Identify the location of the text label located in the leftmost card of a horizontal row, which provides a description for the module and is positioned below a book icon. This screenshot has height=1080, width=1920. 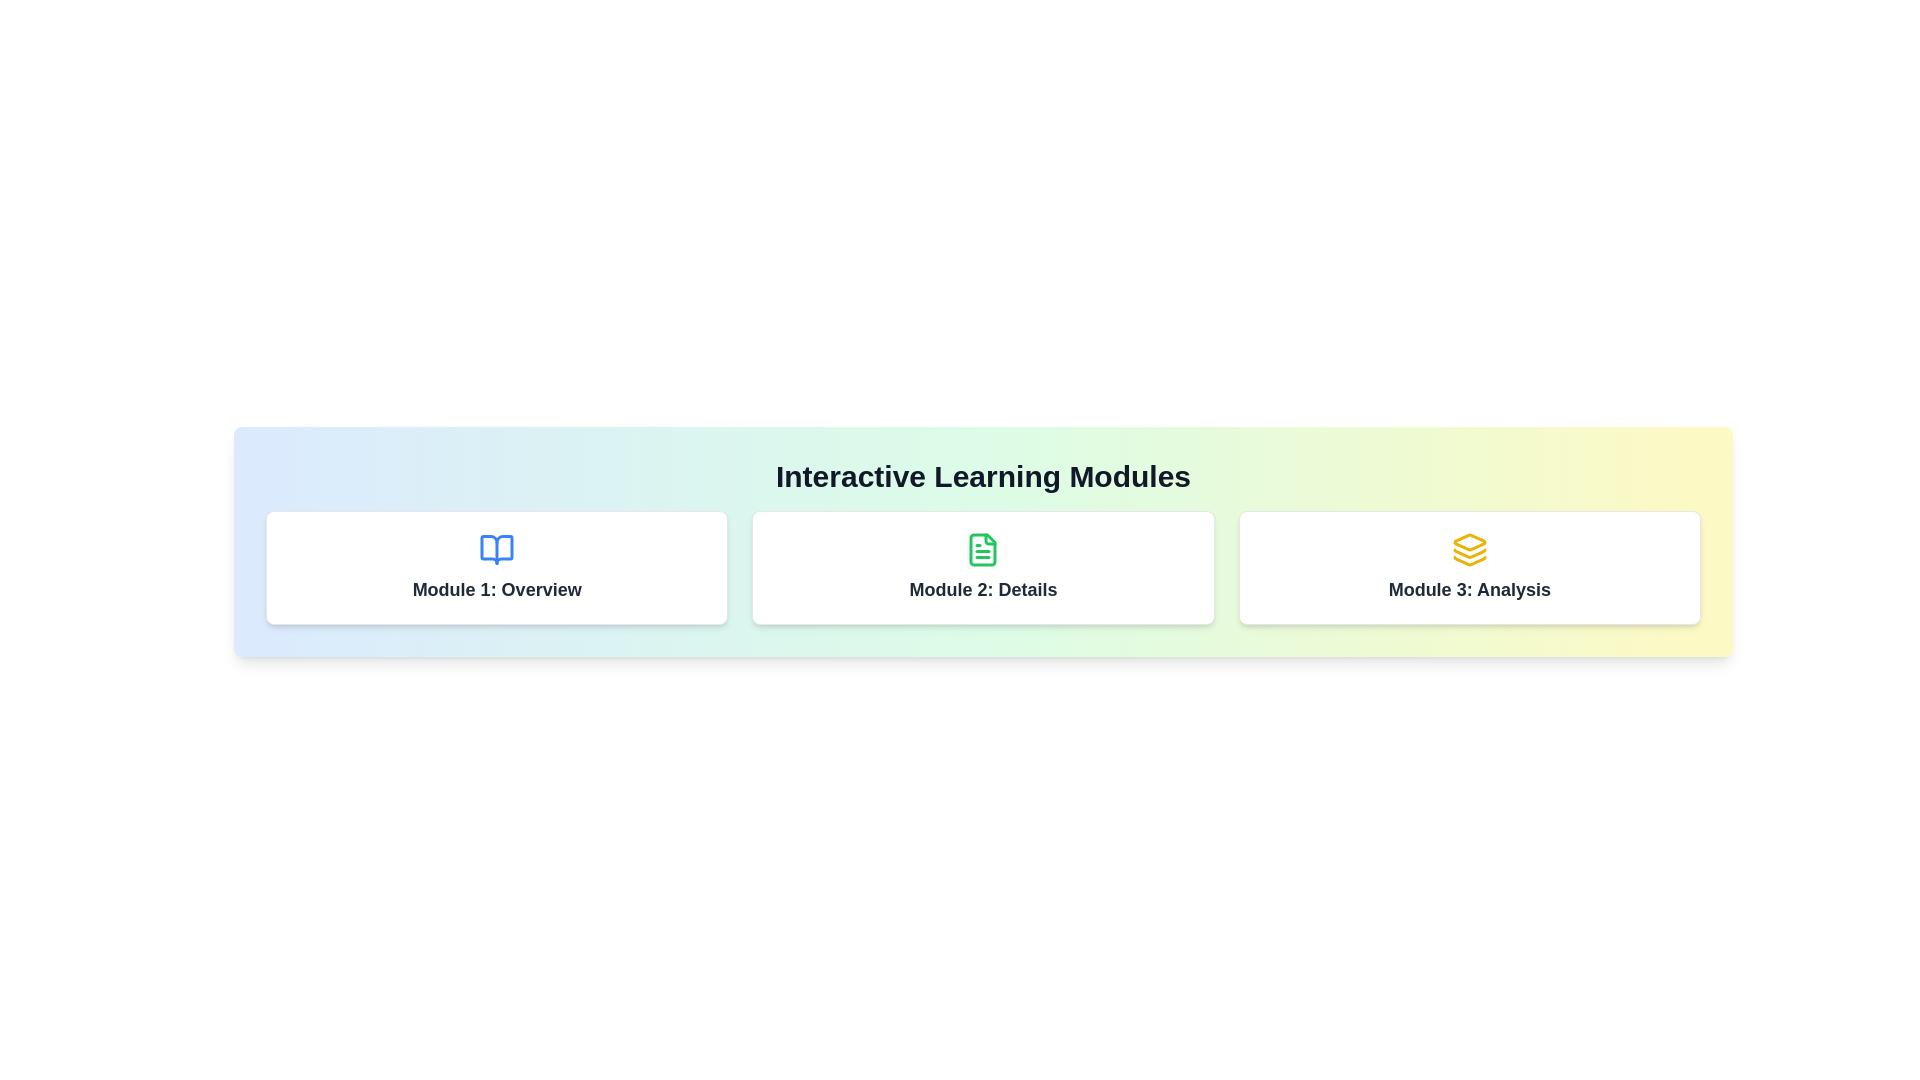
(497, 589).